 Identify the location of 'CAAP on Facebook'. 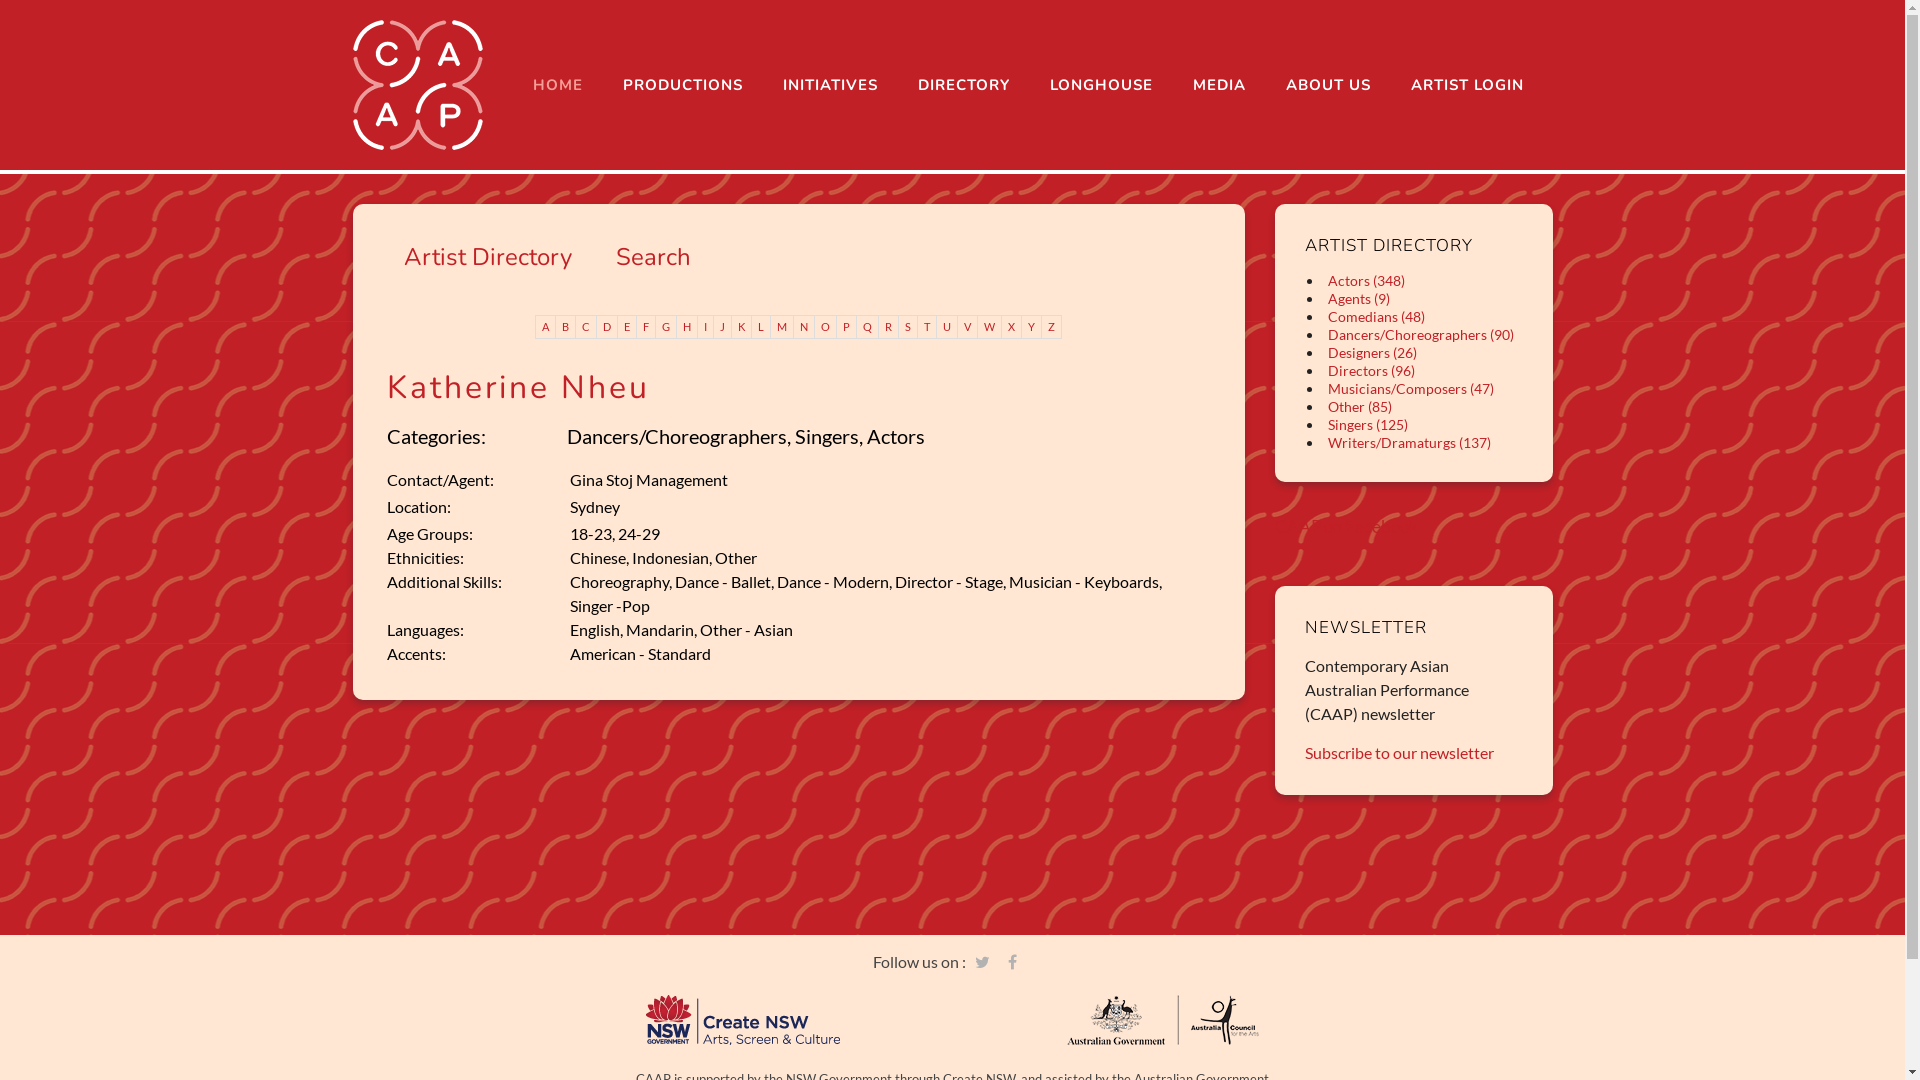
(1346, 525).